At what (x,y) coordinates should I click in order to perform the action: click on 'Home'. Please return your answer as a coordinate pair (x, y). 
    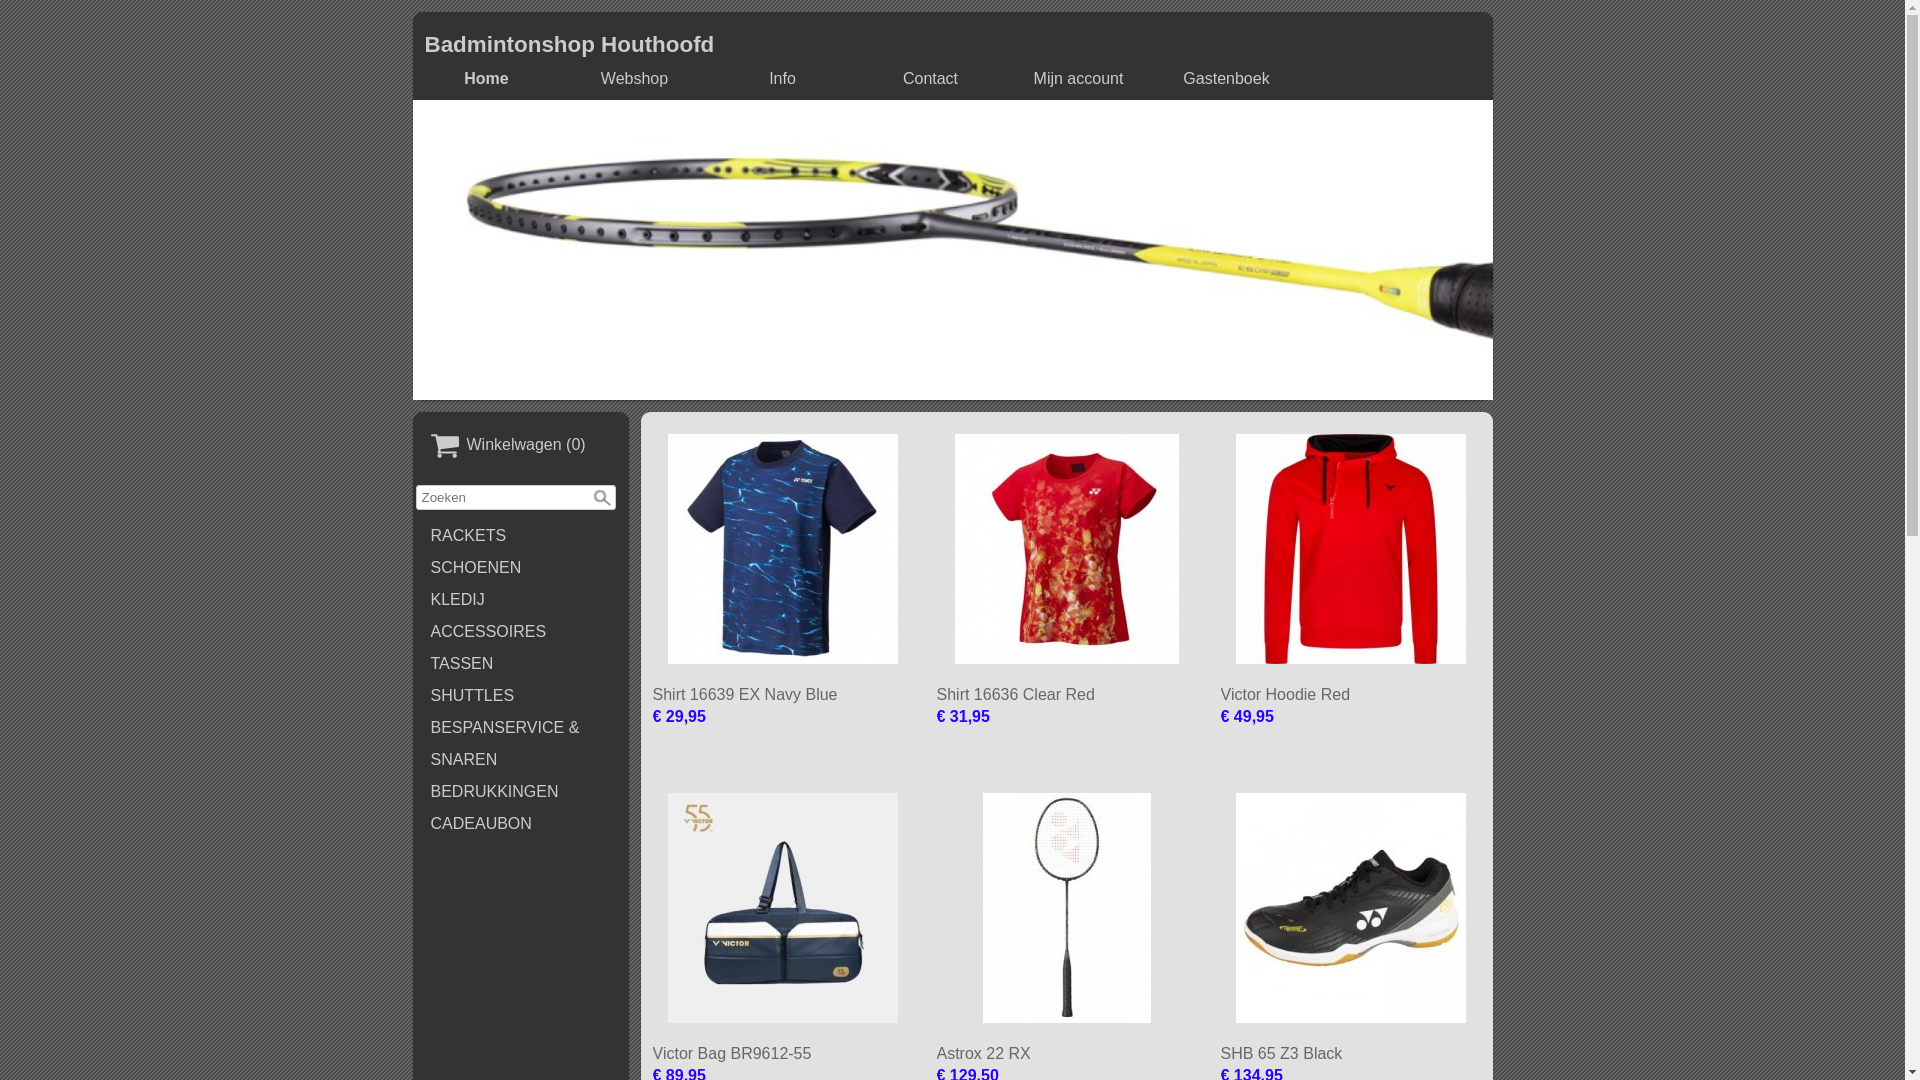
    Looking at the image, I should click on (486, 77).